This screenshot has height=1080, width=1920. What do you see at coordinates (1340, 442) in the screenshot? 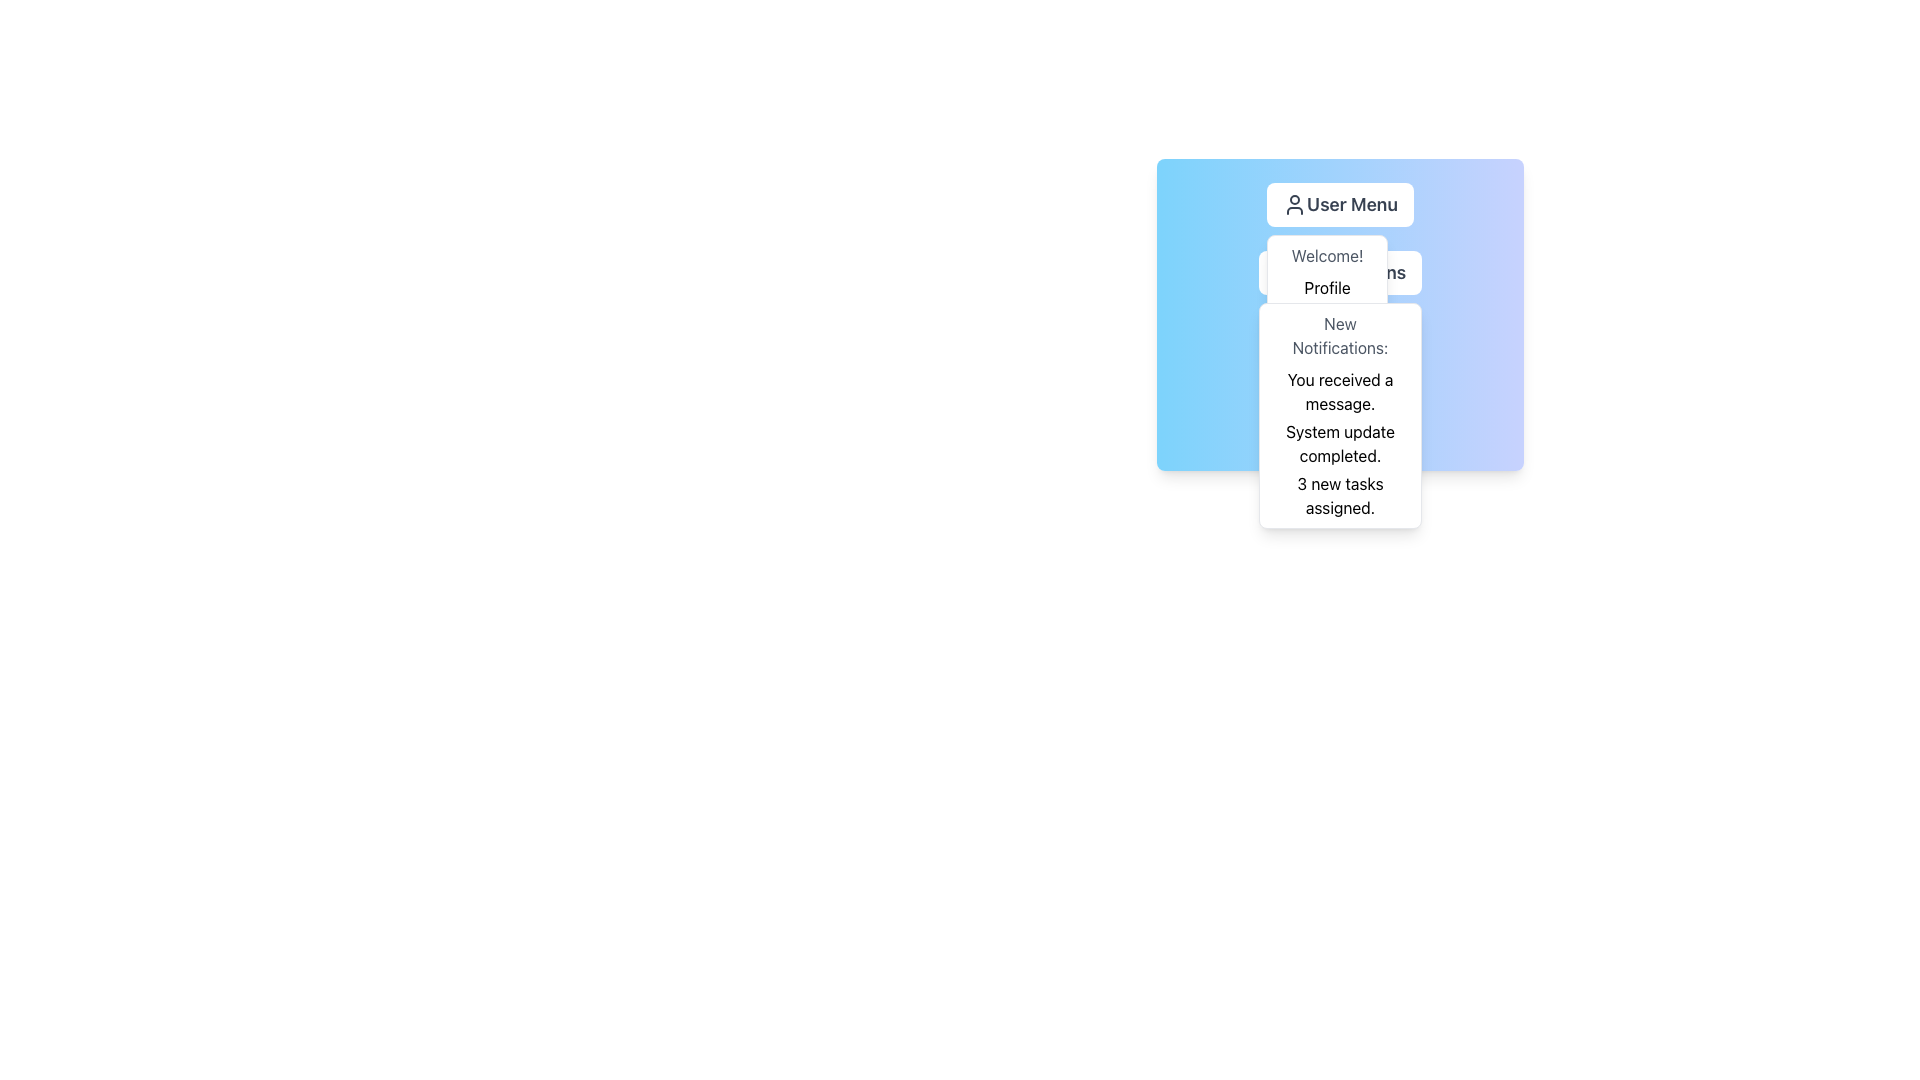
I see `the second static notification message indicating the completion of a system update, positioned between two other notifications in the dropdown menu` at bounding box center [1340, 442].